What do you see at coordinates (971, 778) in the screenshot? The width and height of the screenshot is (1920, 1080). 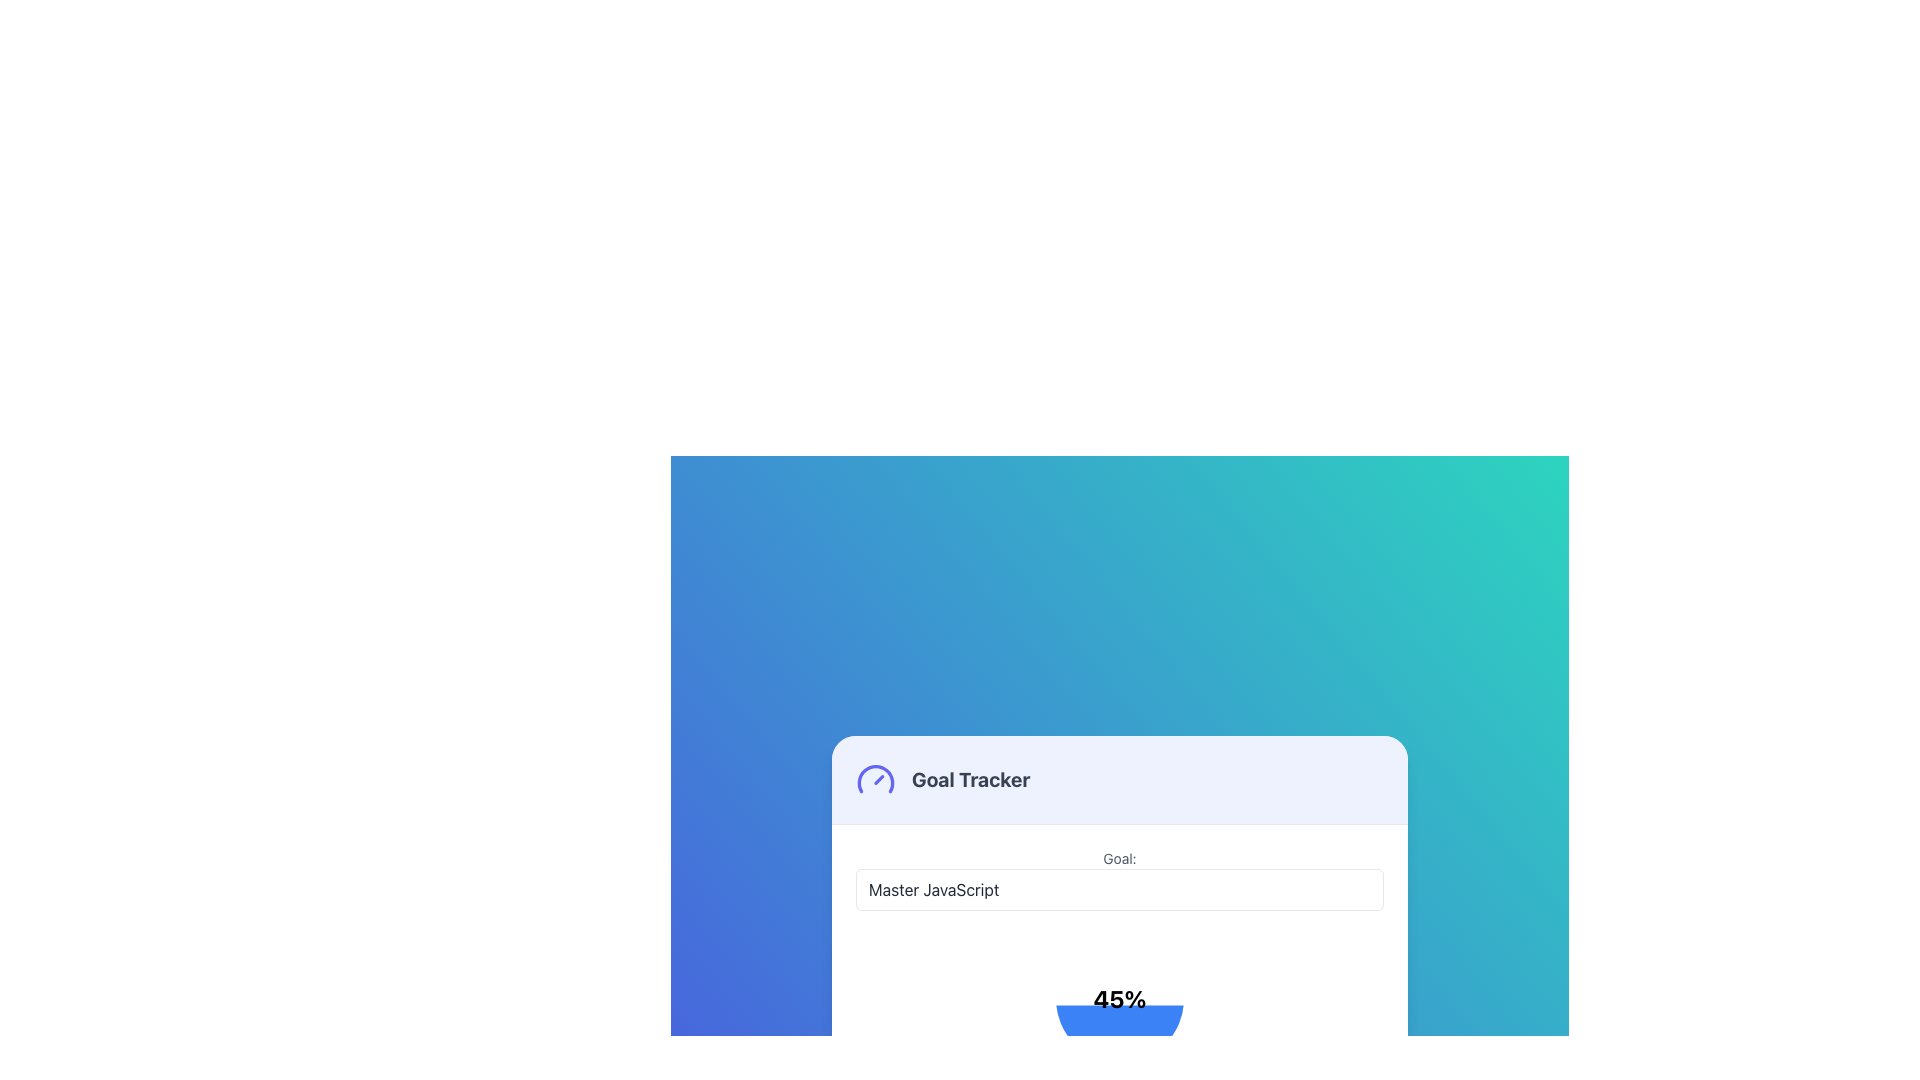 I see `text label 'Goal Tracker' located in the top-left section of the user interface, positioned next to an icon in a light blue background layout` at bounding box center [971, 778].